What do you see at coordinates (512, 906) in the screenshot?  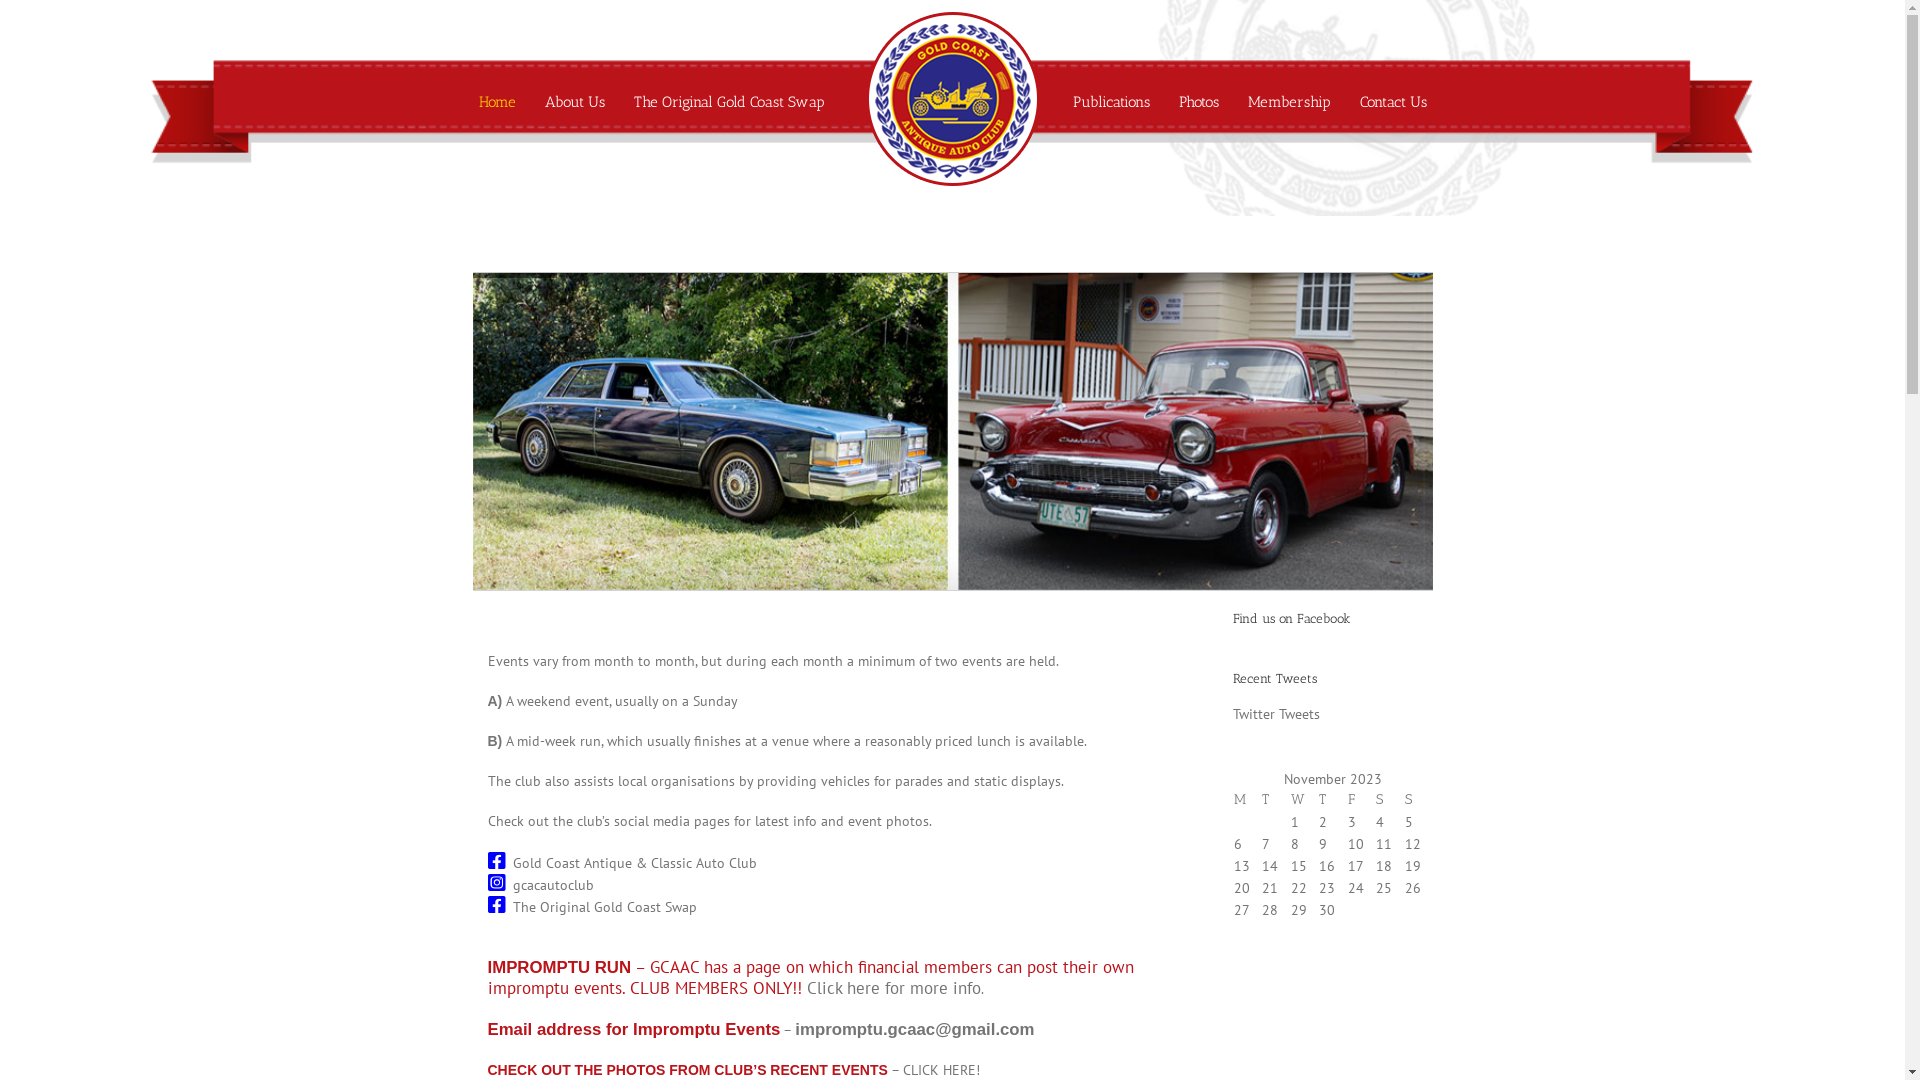 I see `'The Original Gold Coast Swap'` at bounding box center [512, 906].